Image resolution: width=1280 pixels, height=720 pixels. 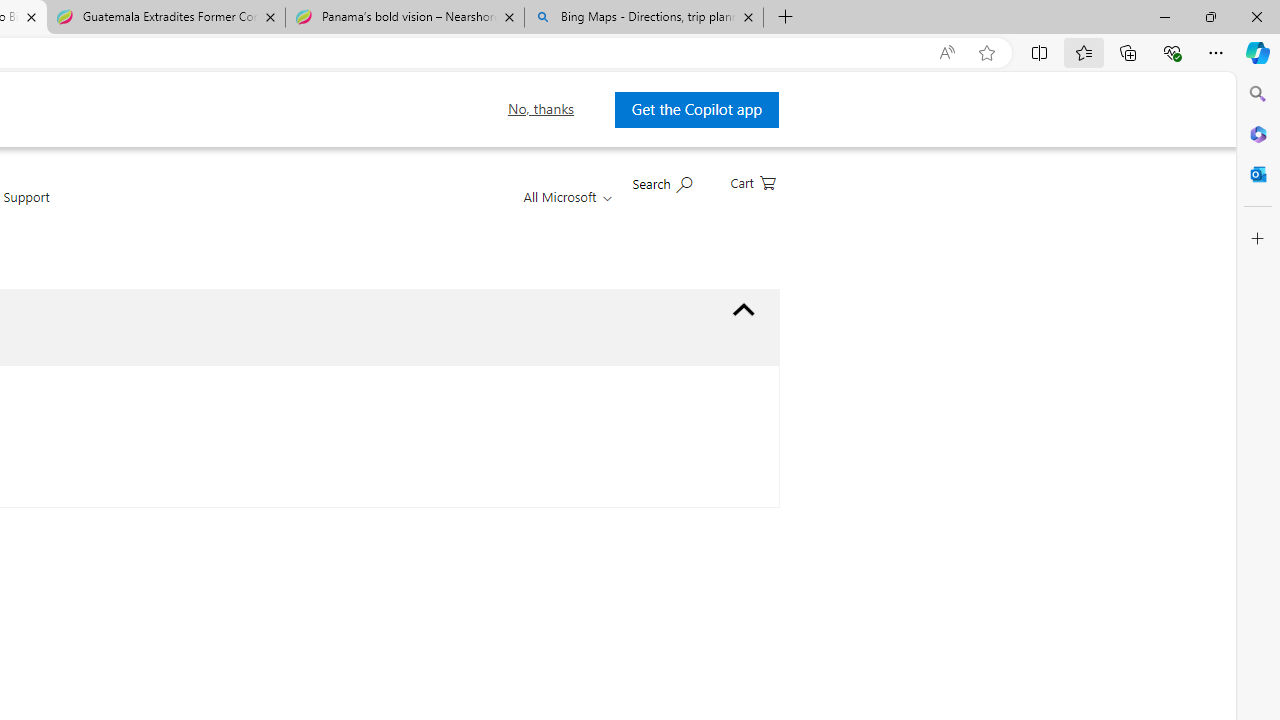 I want to click on 'Outlook', so click(x=1257, y=173).